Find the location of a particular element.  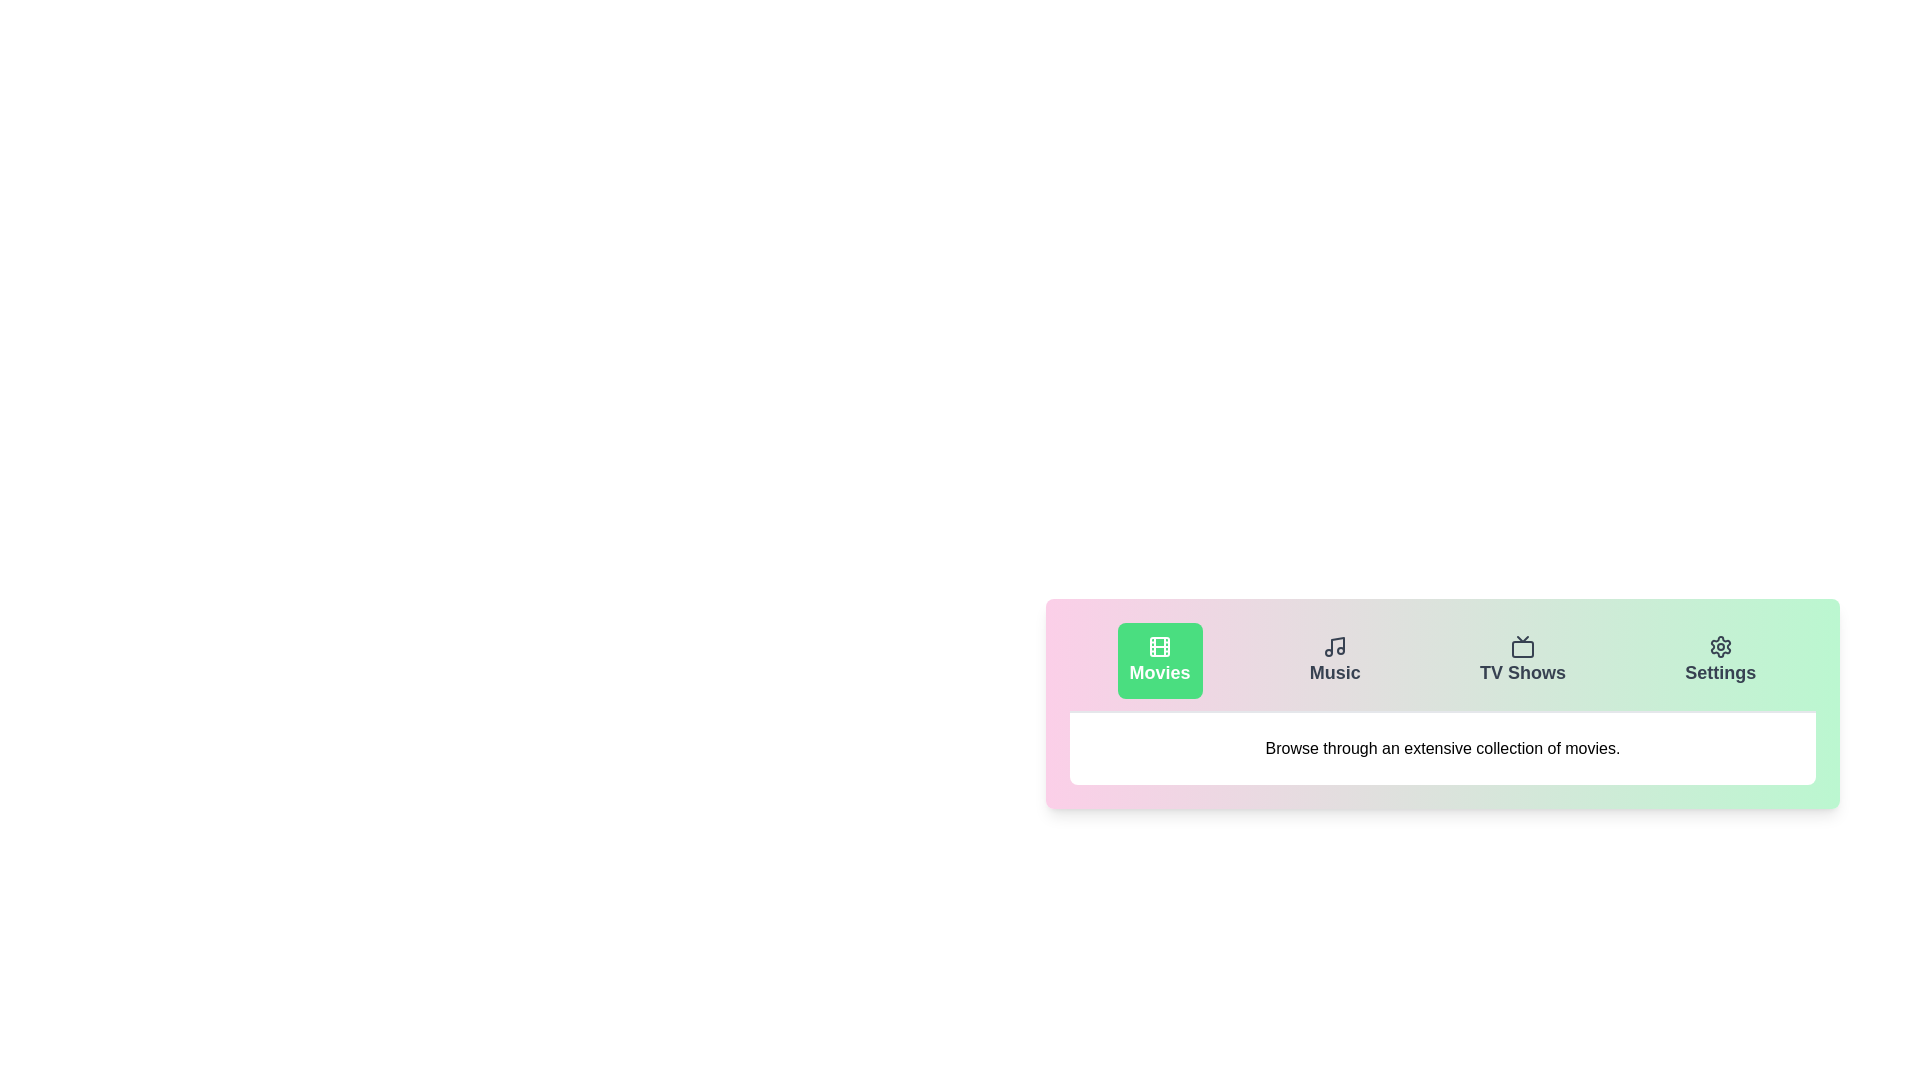

the TV Shows tab to switch to its content is located at coordinates (1521, 660).